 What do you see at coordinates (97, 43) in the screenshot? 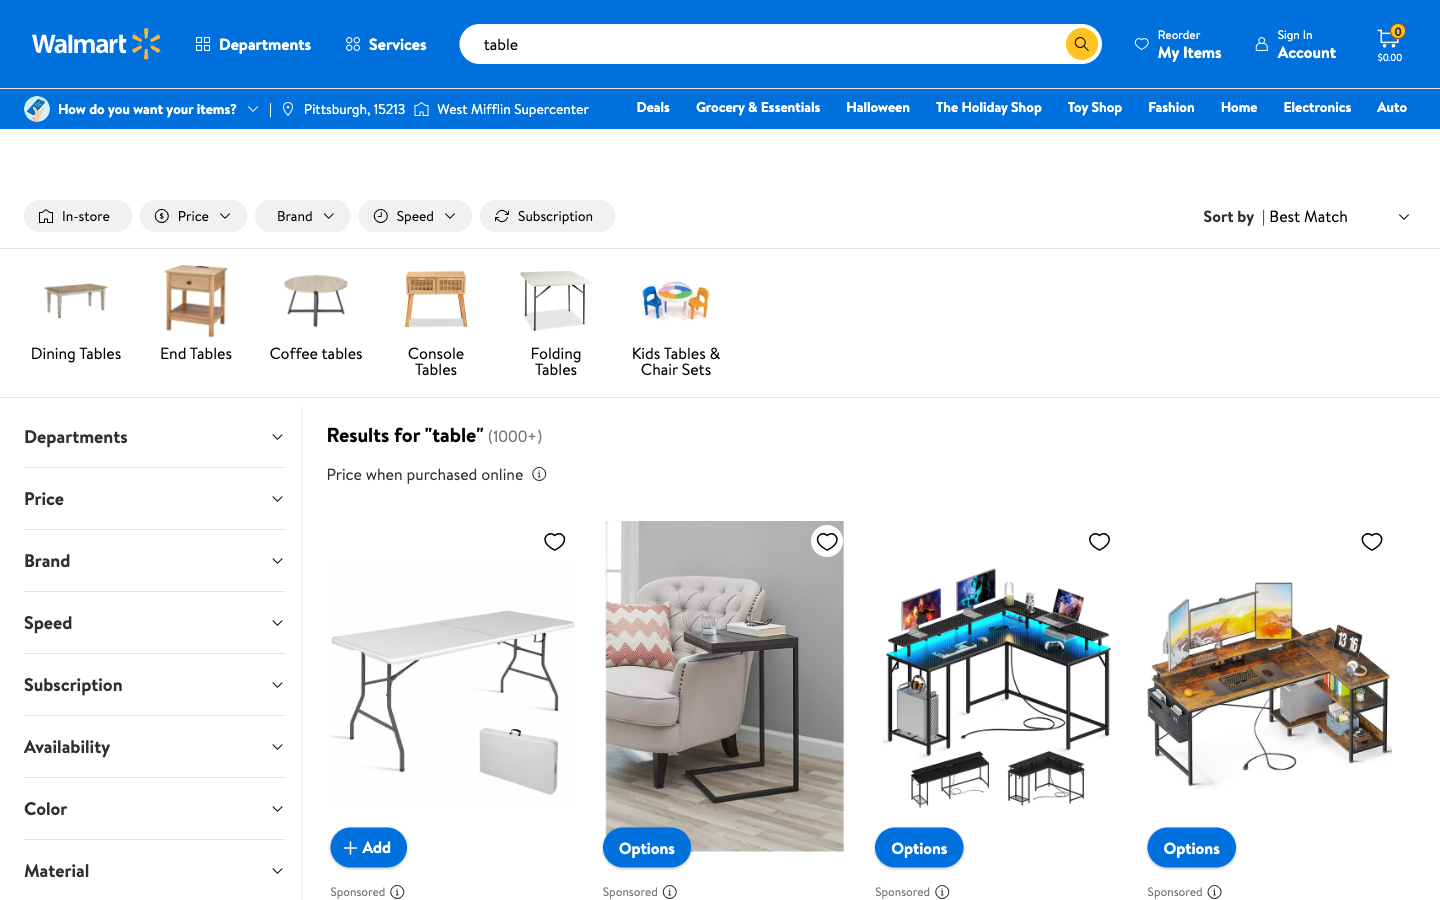
I see `Tap on the Walmart emblem to return to the main page` at bounding box center [97, 43].